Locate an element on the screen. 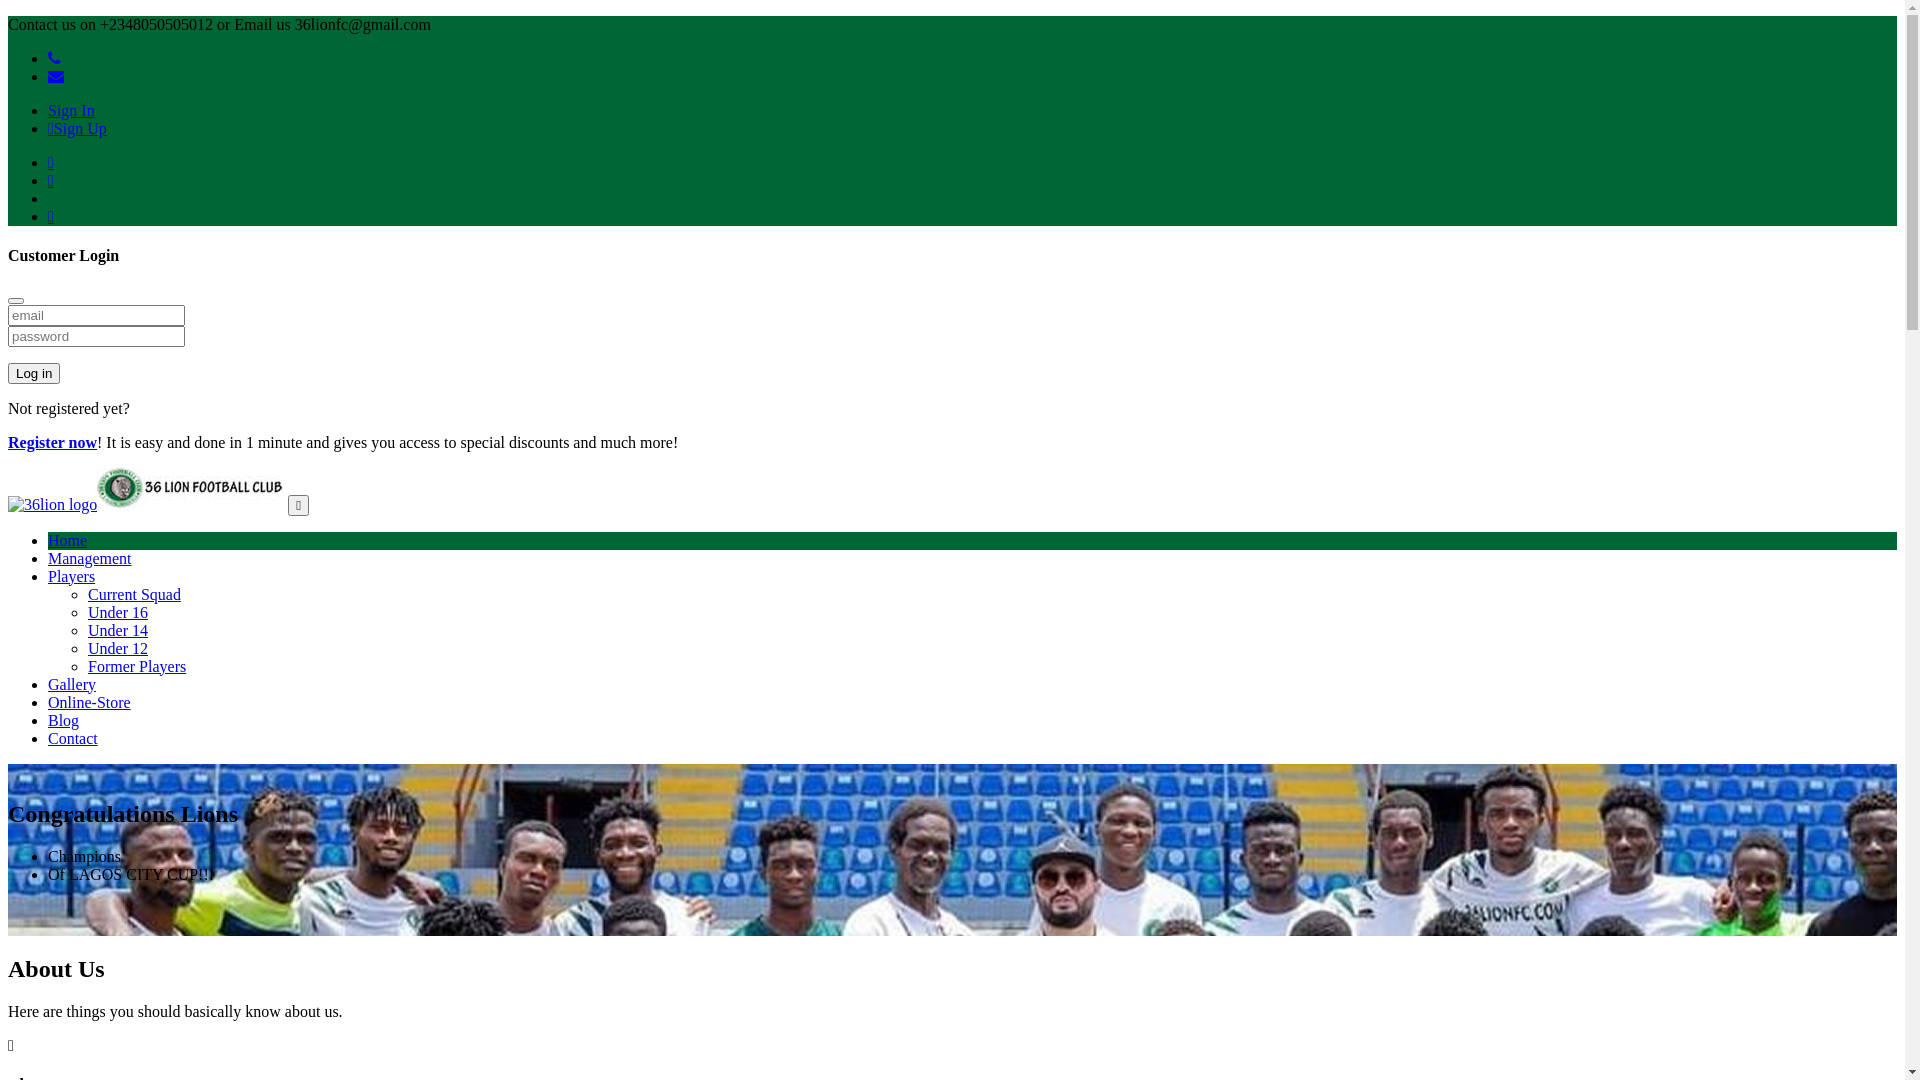 This screenshot has height=1080, width=1920. 'Twitter' is located at coordinates (48, 180).